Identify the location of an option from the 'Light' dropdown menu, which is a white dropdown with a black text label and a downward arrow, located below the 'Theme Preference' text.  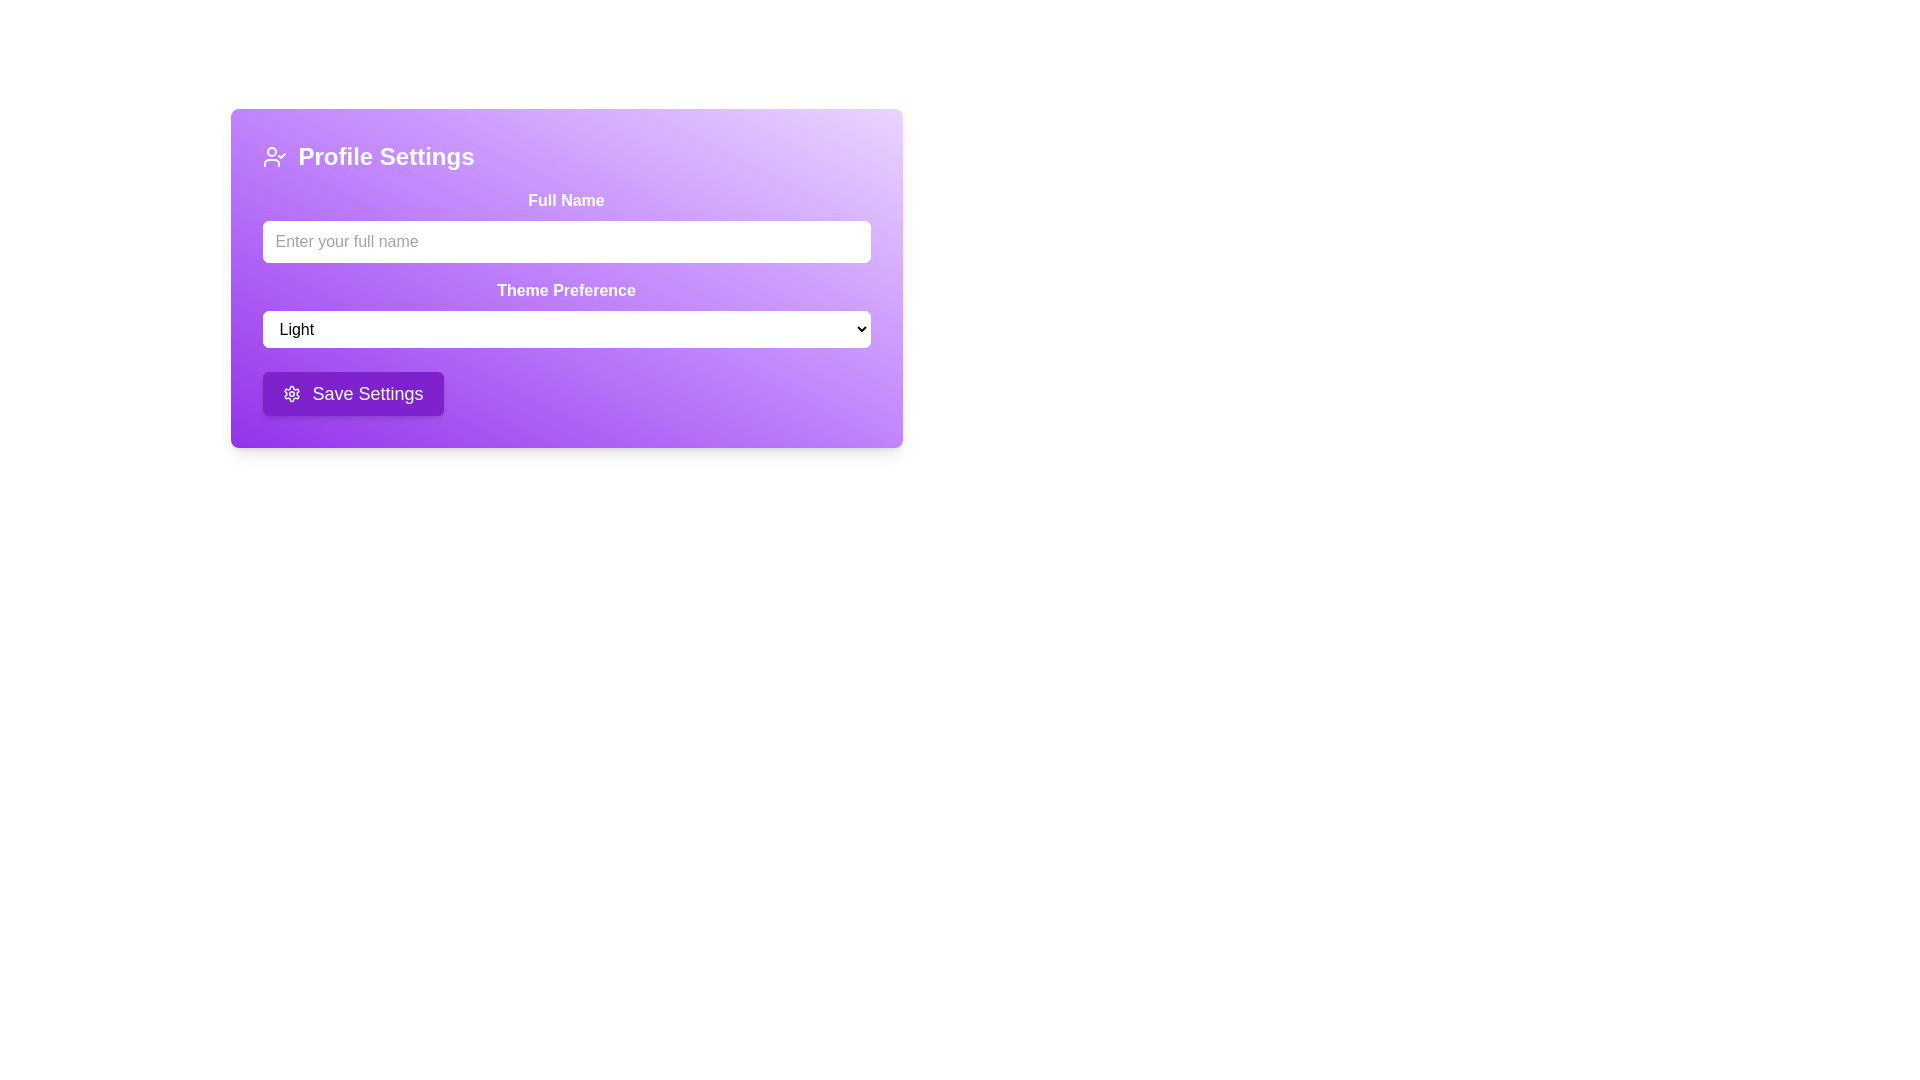
(565, 328).